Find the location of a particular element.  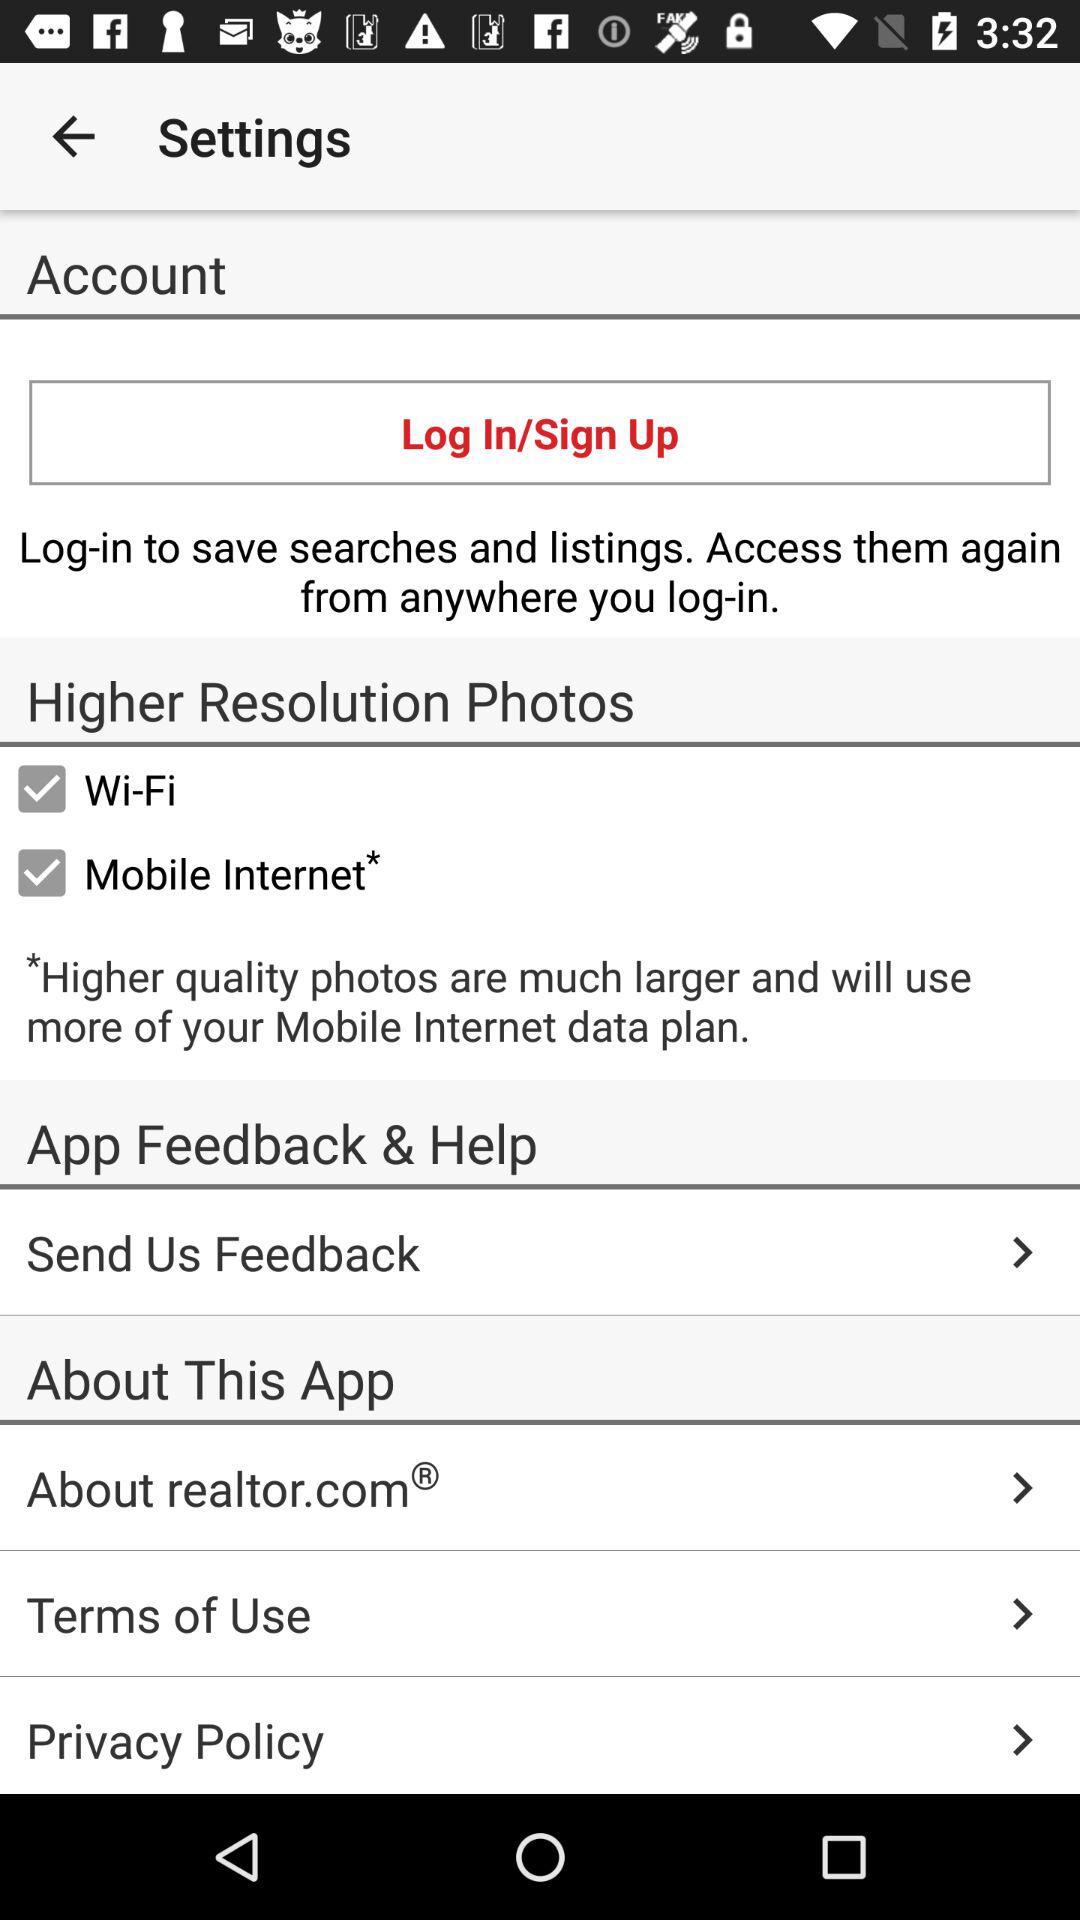

the send us feedback item is located at coordinates (540, 1251).